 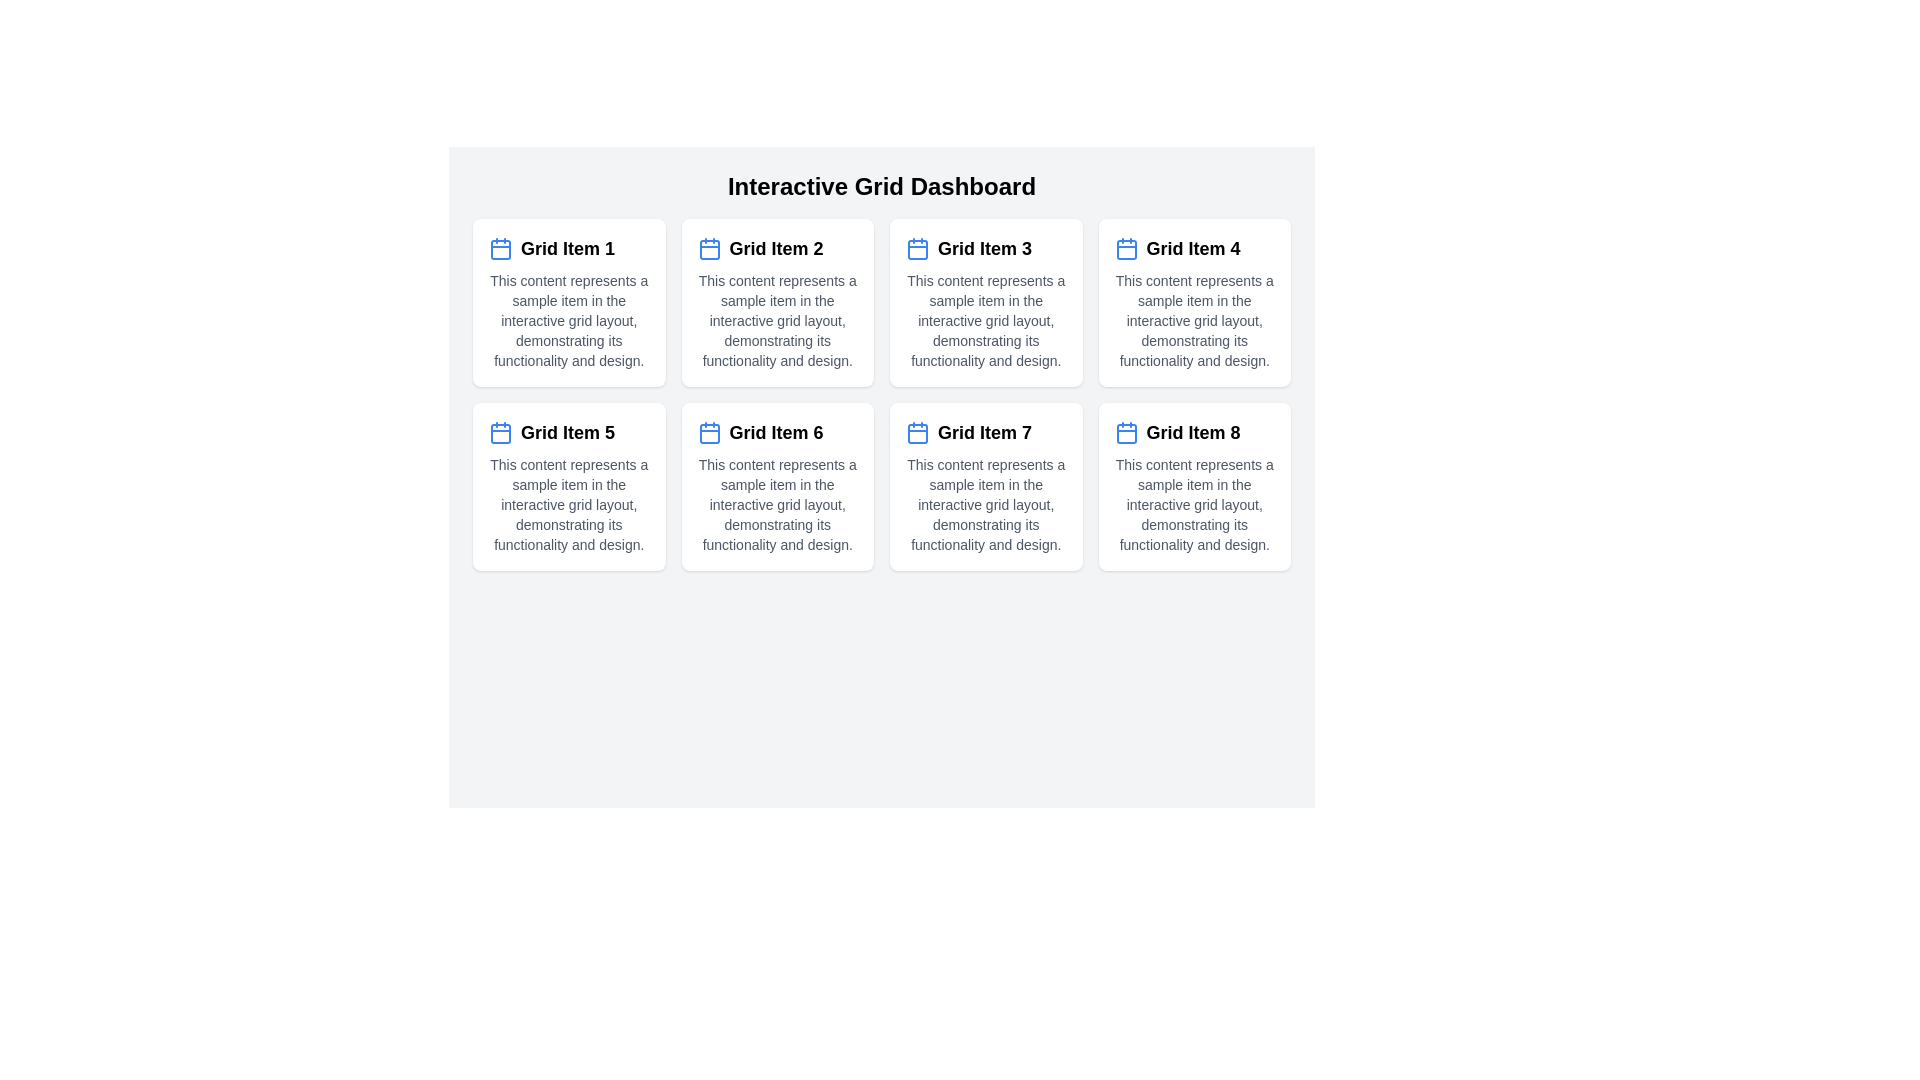 What do you see at coordinates (1194, 504) in the screenshot?
I see `the text label located below the header 'Grid Item 8' in the eighth grid item card, which contains the text 'This content represents a sample item in the interactive grid layout, demonstrating its functionality and design.'` at bounding box center [1194, 504].